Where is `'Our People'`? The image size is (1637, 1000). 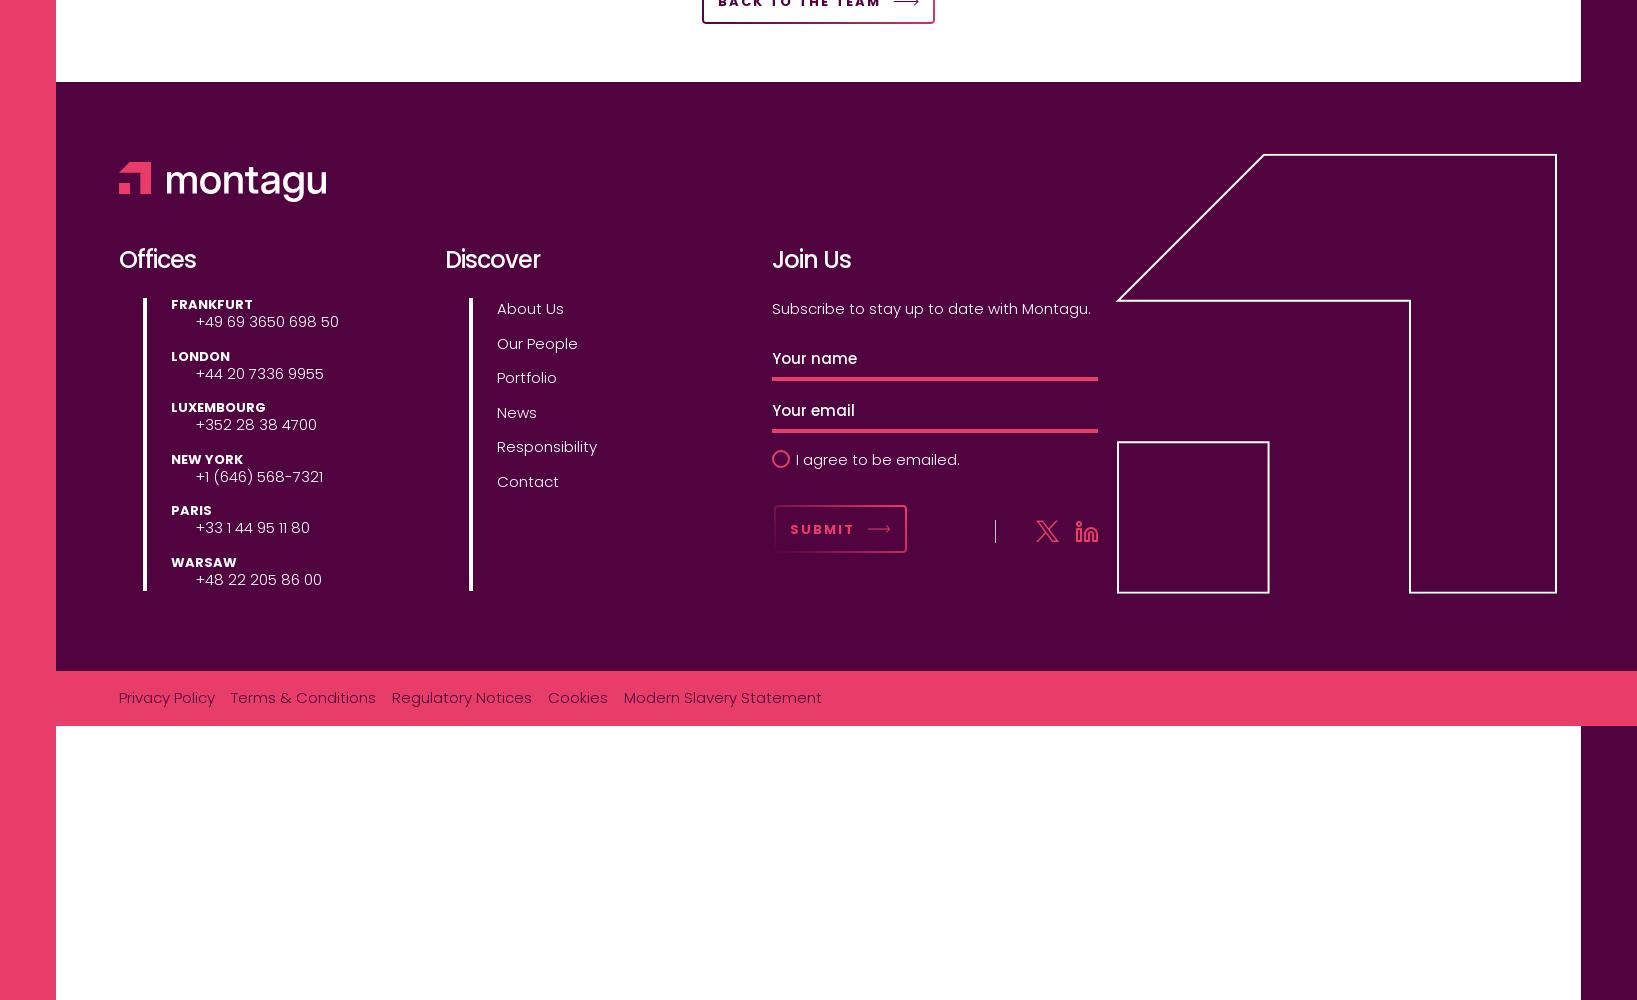 'Our People' is located at coordinates (536, 341).